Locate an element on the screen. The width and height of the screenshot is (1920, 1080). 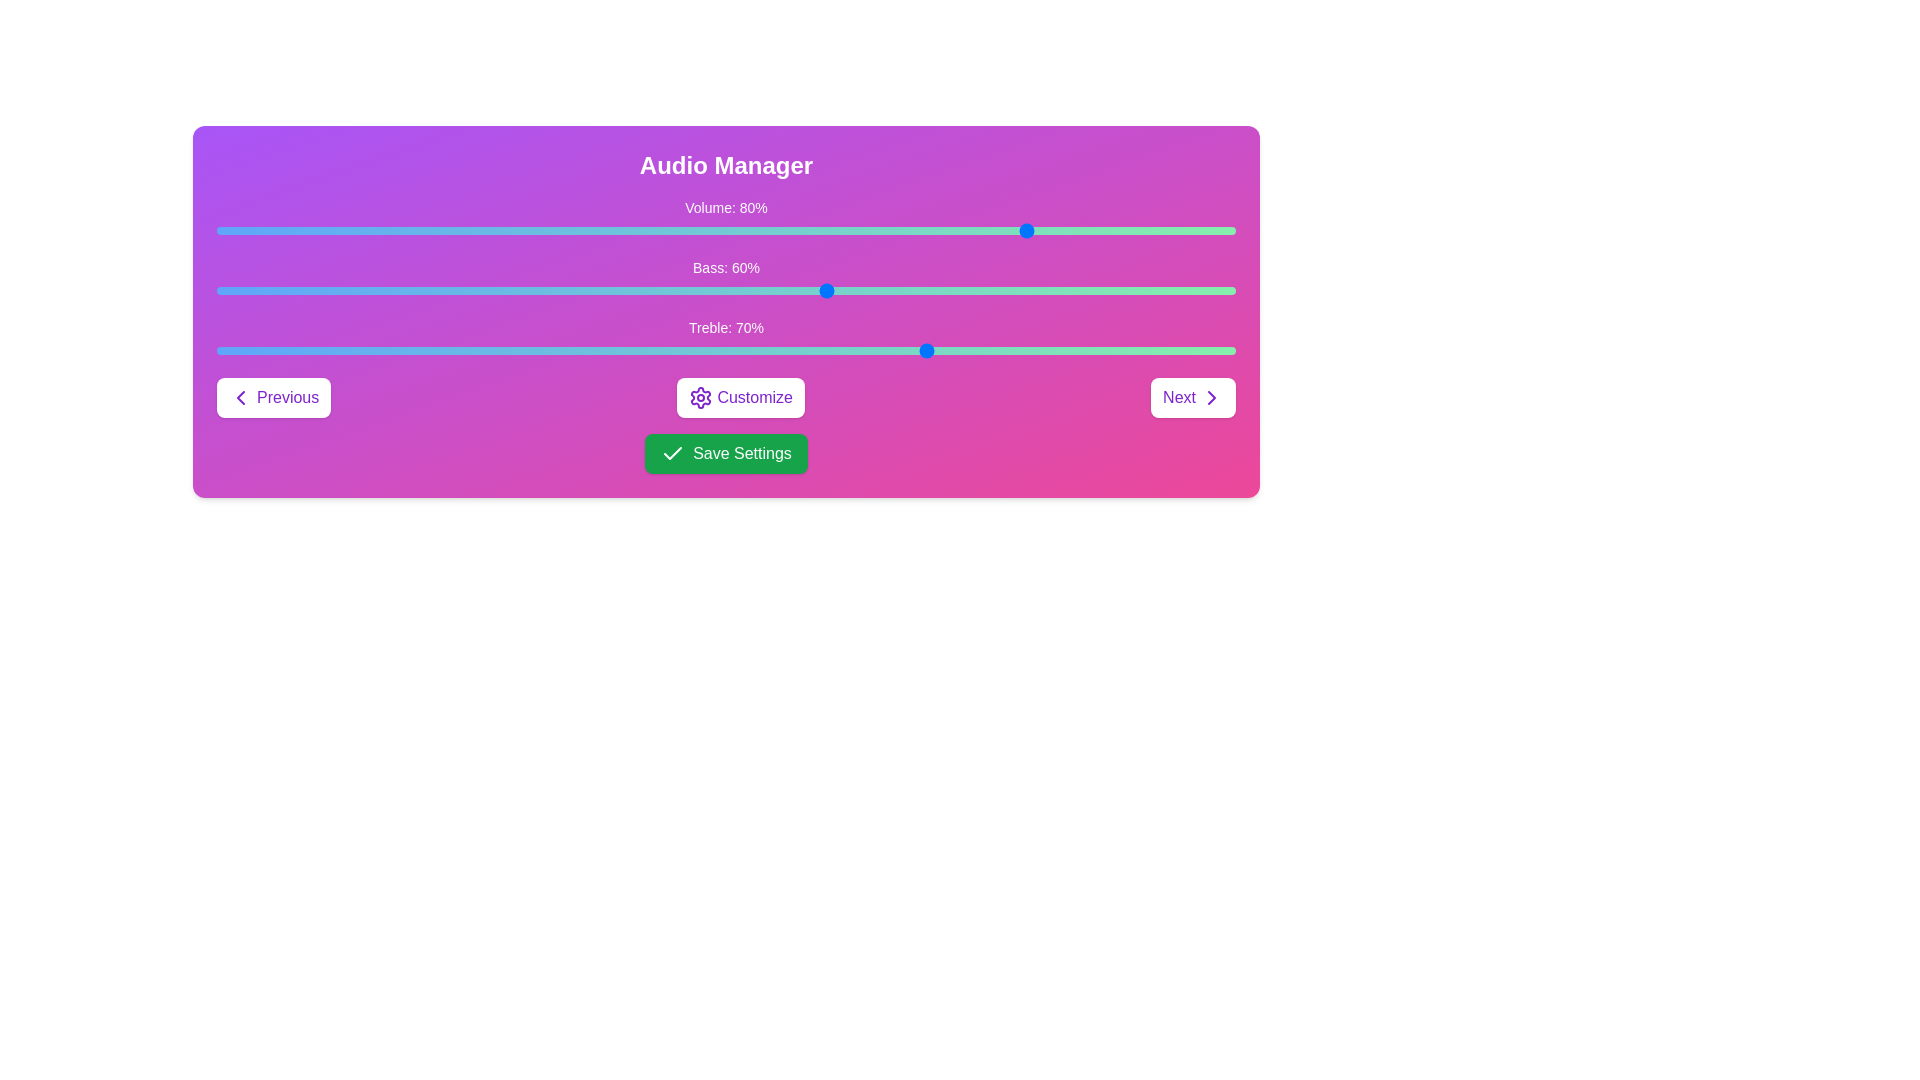
the text label indicating the current value of the bass setting, which is set to 60%, located in the middle of the control panel above the slider is located at coordinates (725, 266).